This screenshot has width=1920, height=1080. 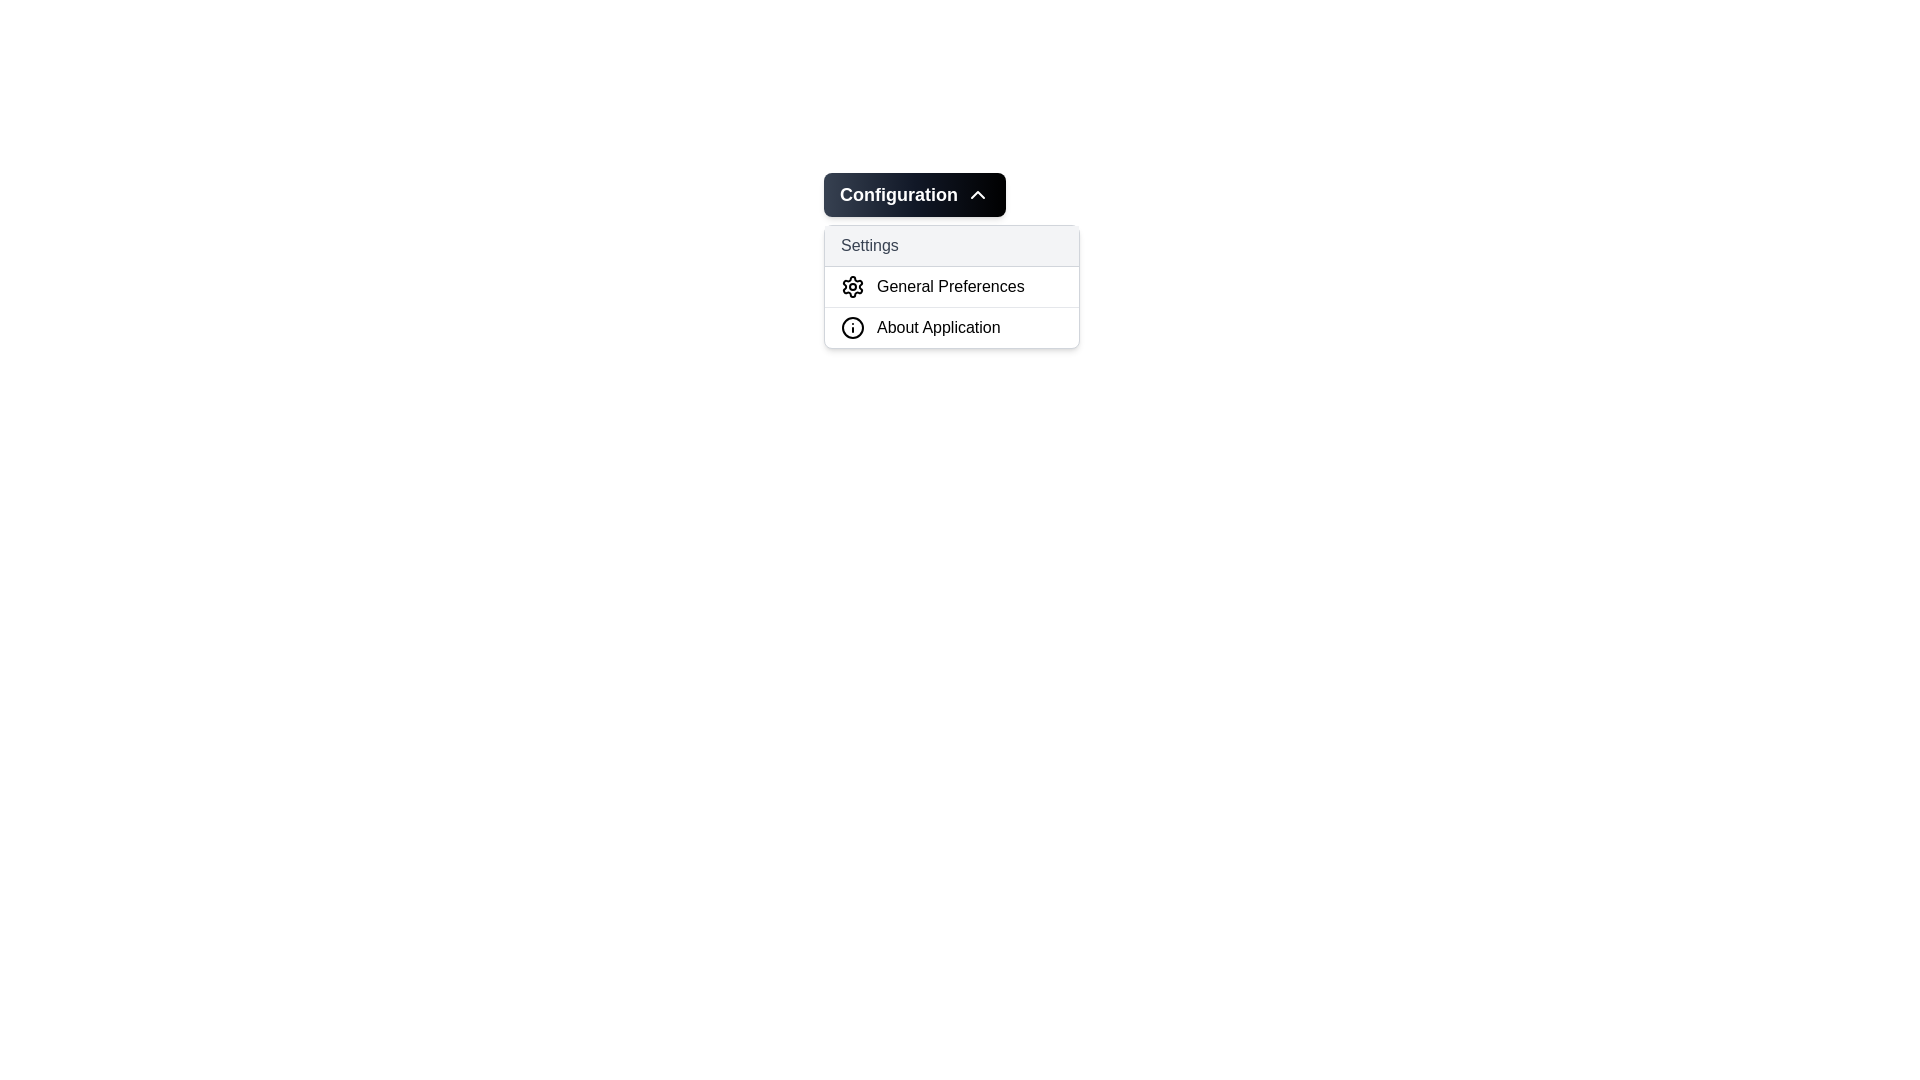 I want to click on the 'About Application' icon located under the 'Configuration' dropdown menu, which serves as a visual cue for users, so click(x=853, y=326).